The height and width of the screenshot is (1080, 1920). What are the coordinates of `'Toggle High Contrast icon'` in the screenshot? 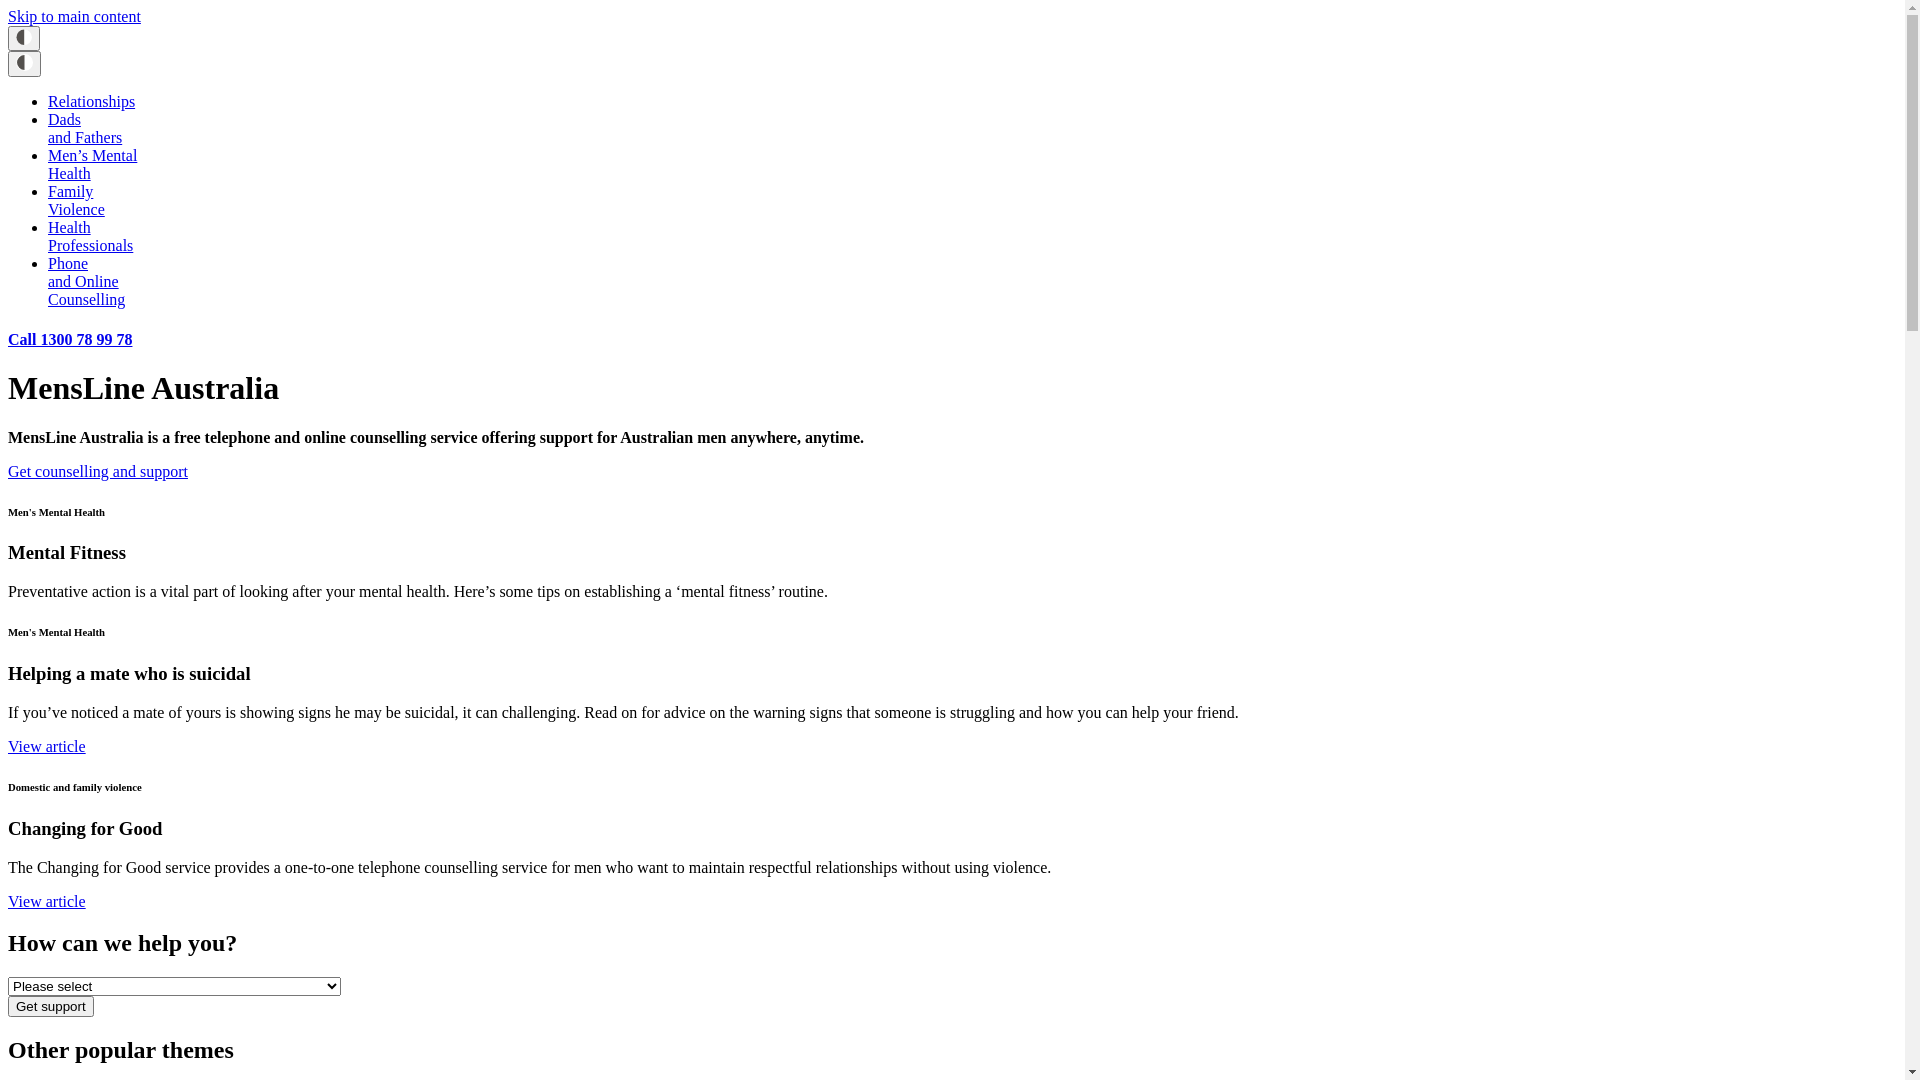 It's located at (24, 63).